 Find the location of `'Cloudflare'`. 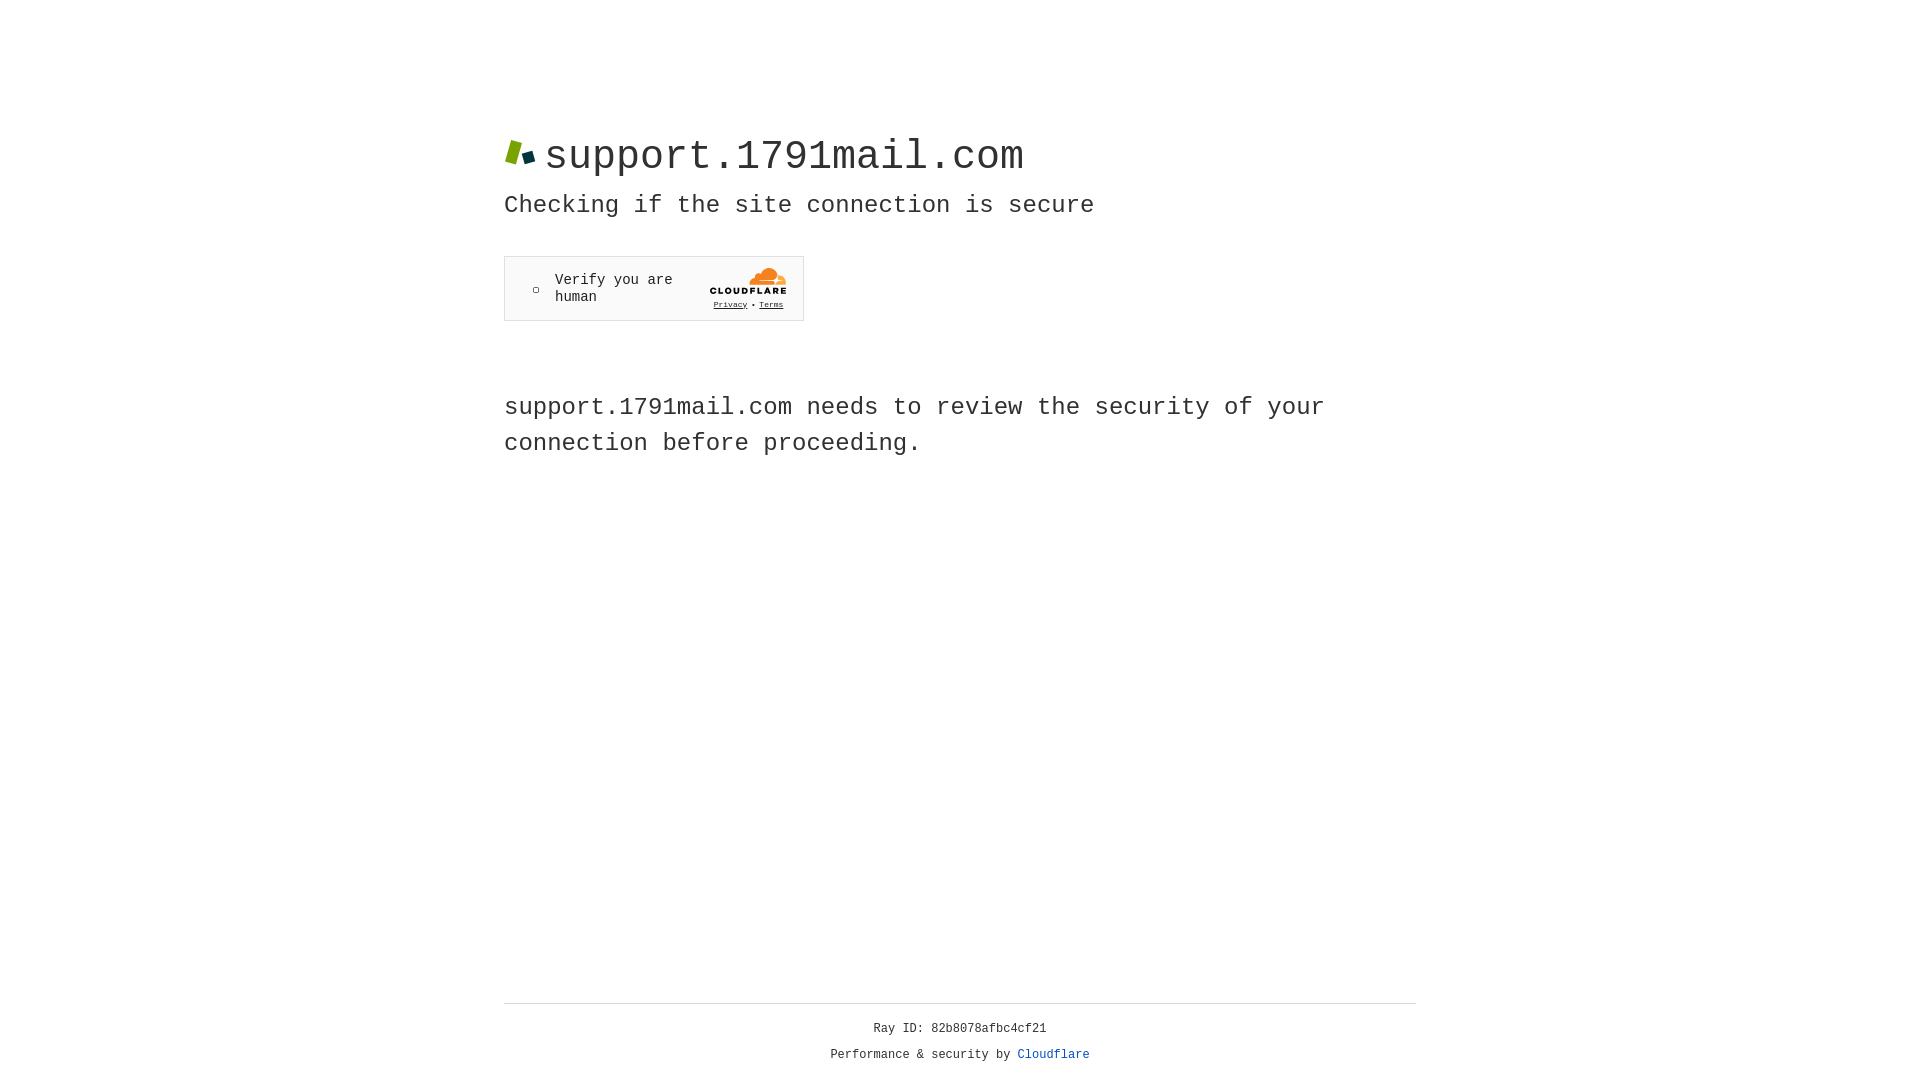

'Cloudflare' is located at coordinates (1017, 1054).